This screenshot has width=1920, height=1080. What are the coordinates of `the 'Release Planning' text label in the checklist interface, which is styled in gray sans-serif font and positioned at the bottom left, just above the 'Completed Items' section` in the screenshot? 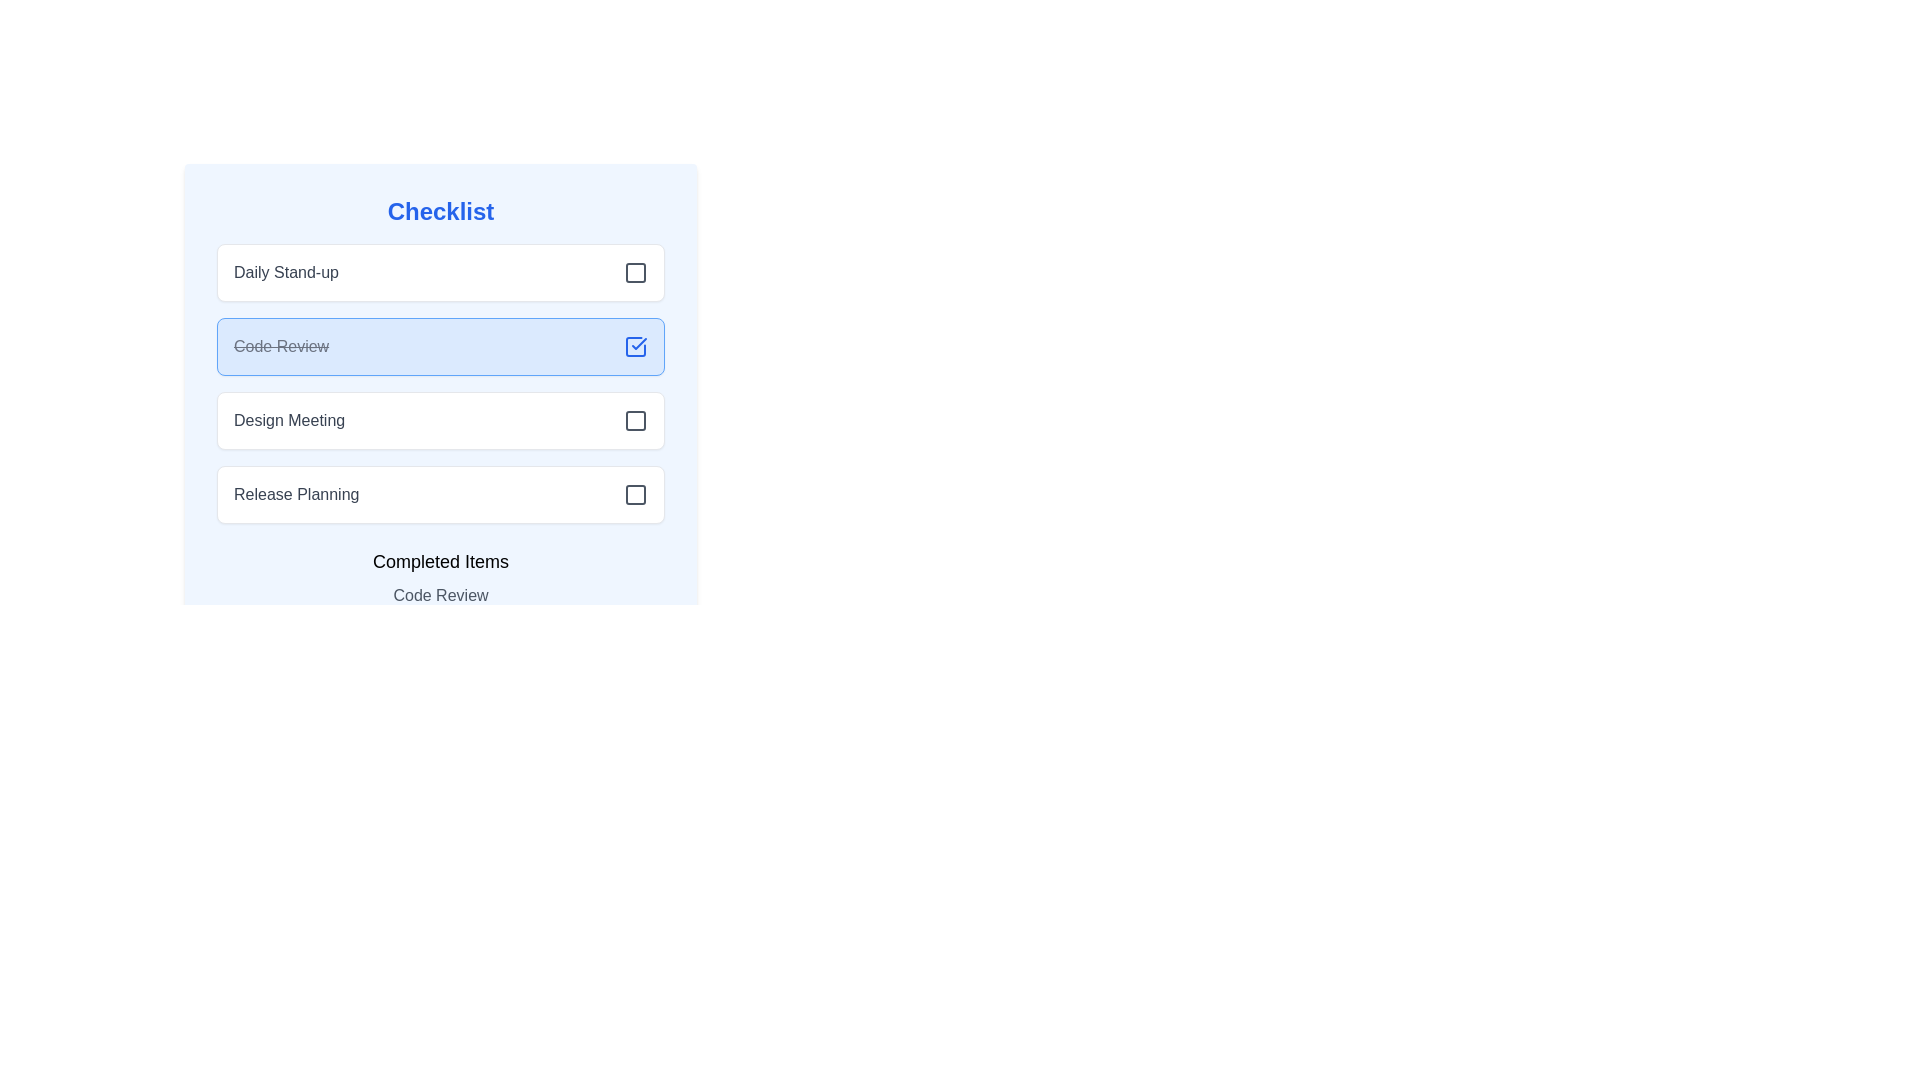 It's located at (295, 494).